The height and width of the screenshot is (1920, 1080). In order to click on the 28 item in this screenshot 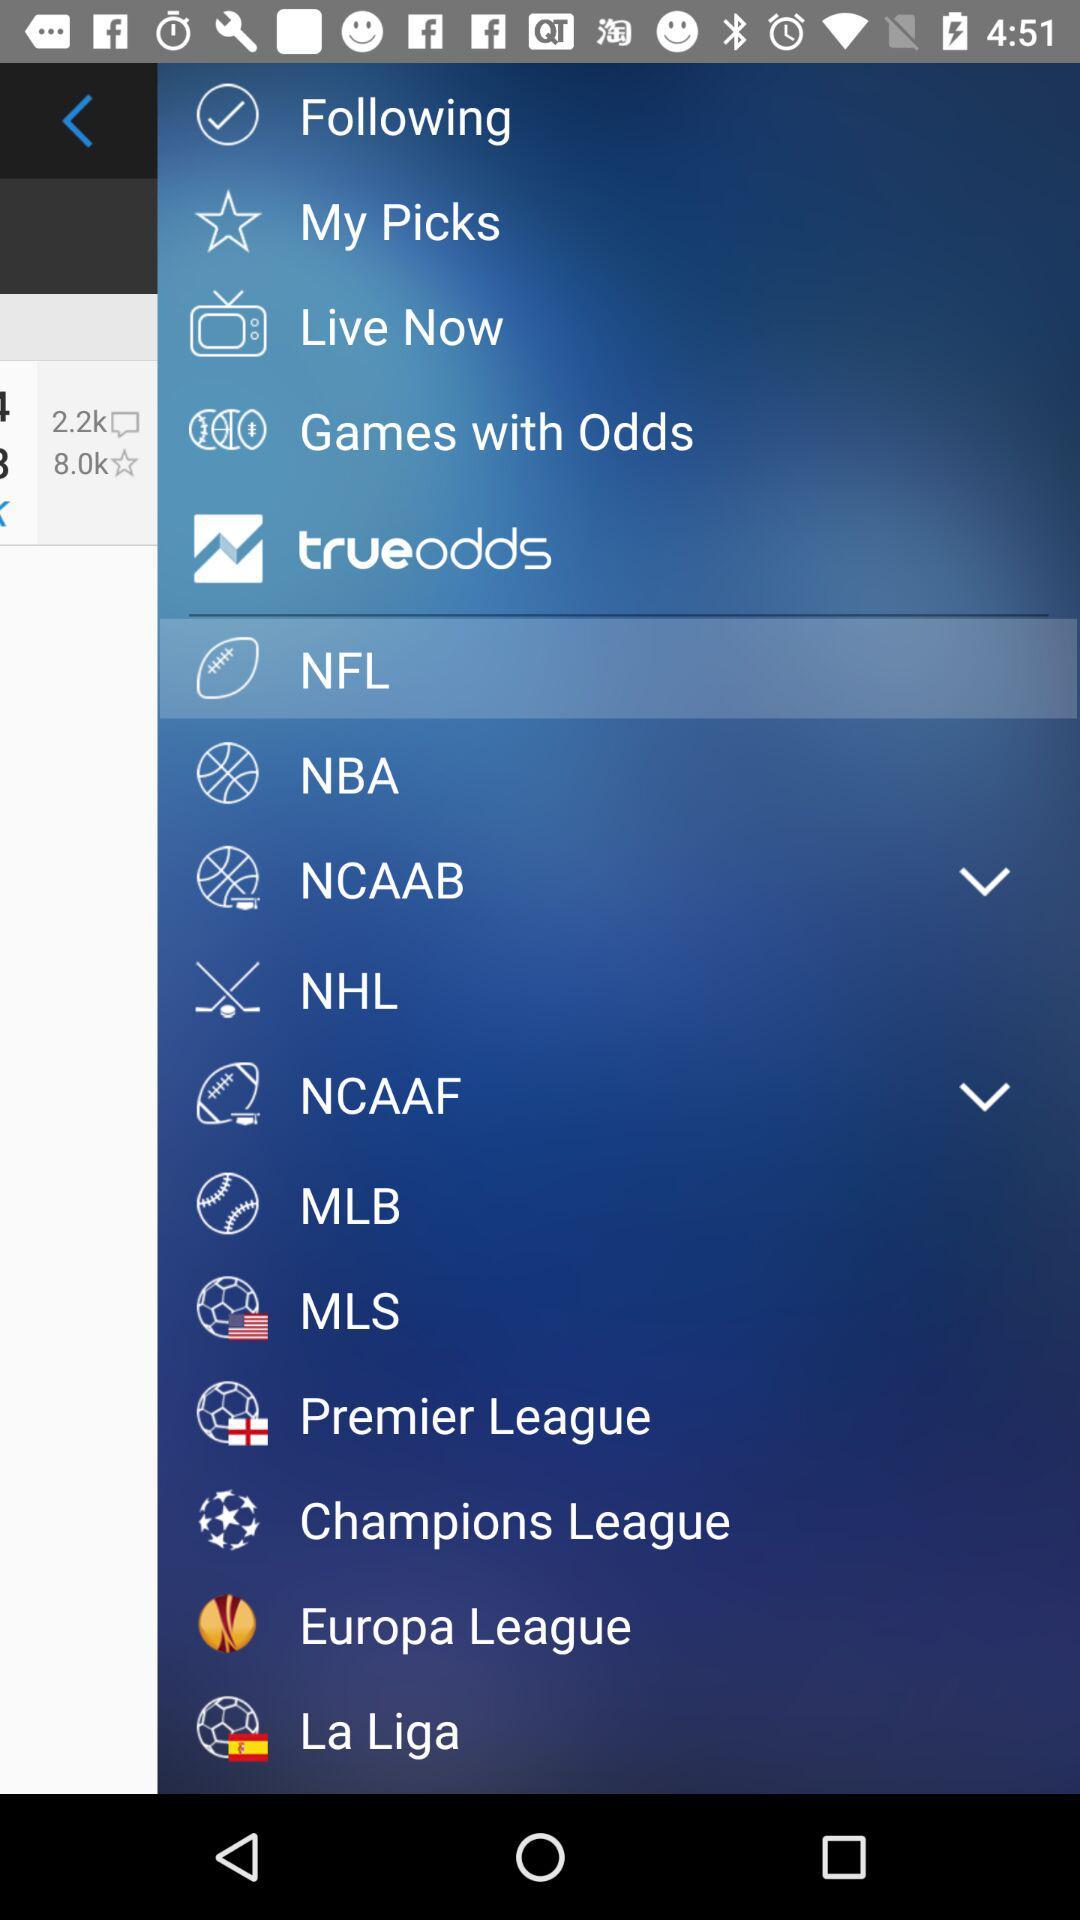, I will do `click(5, 460)`.